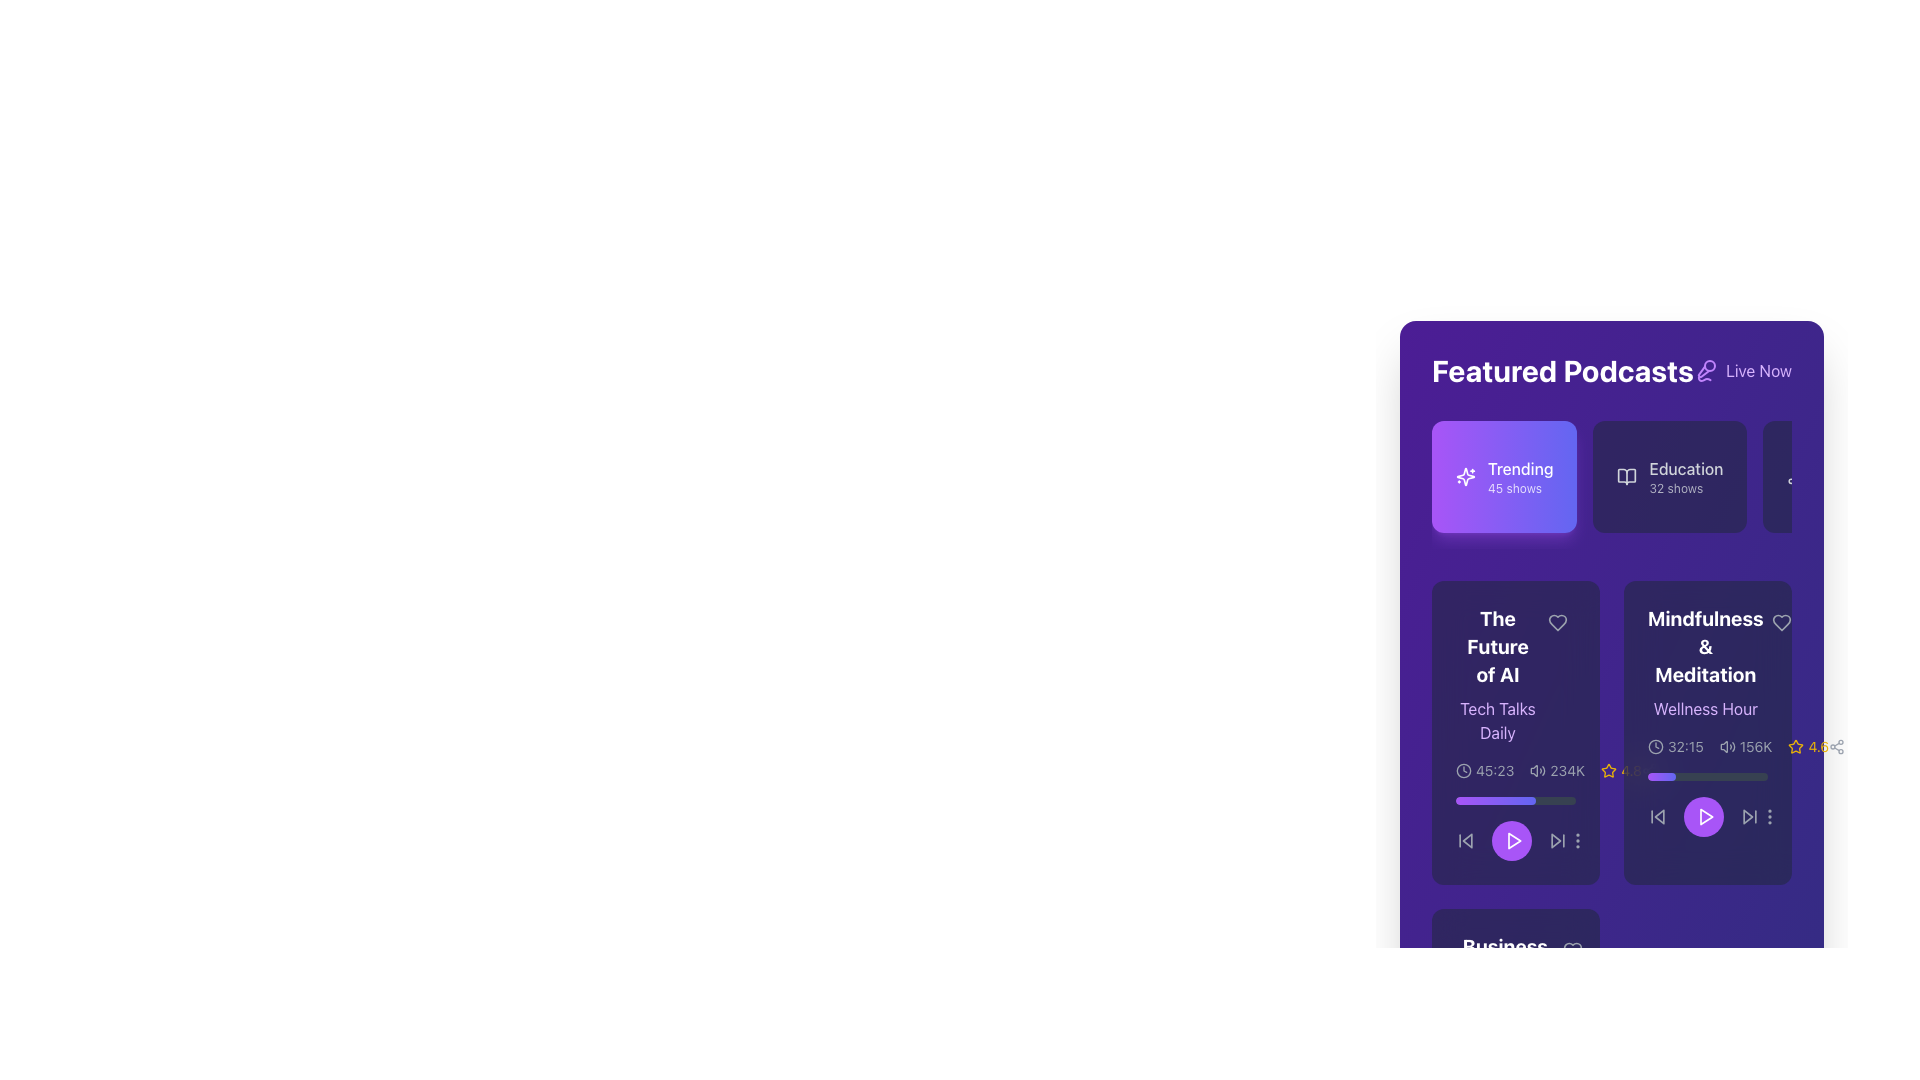 This screenshot has height=1080, width=1920. Describe the element at coordinates (1513, 840) in the screenshot. I see `the play button icon located at the bottom center of the podcast card titled 'The Future of AI' to focus on it` at that location.